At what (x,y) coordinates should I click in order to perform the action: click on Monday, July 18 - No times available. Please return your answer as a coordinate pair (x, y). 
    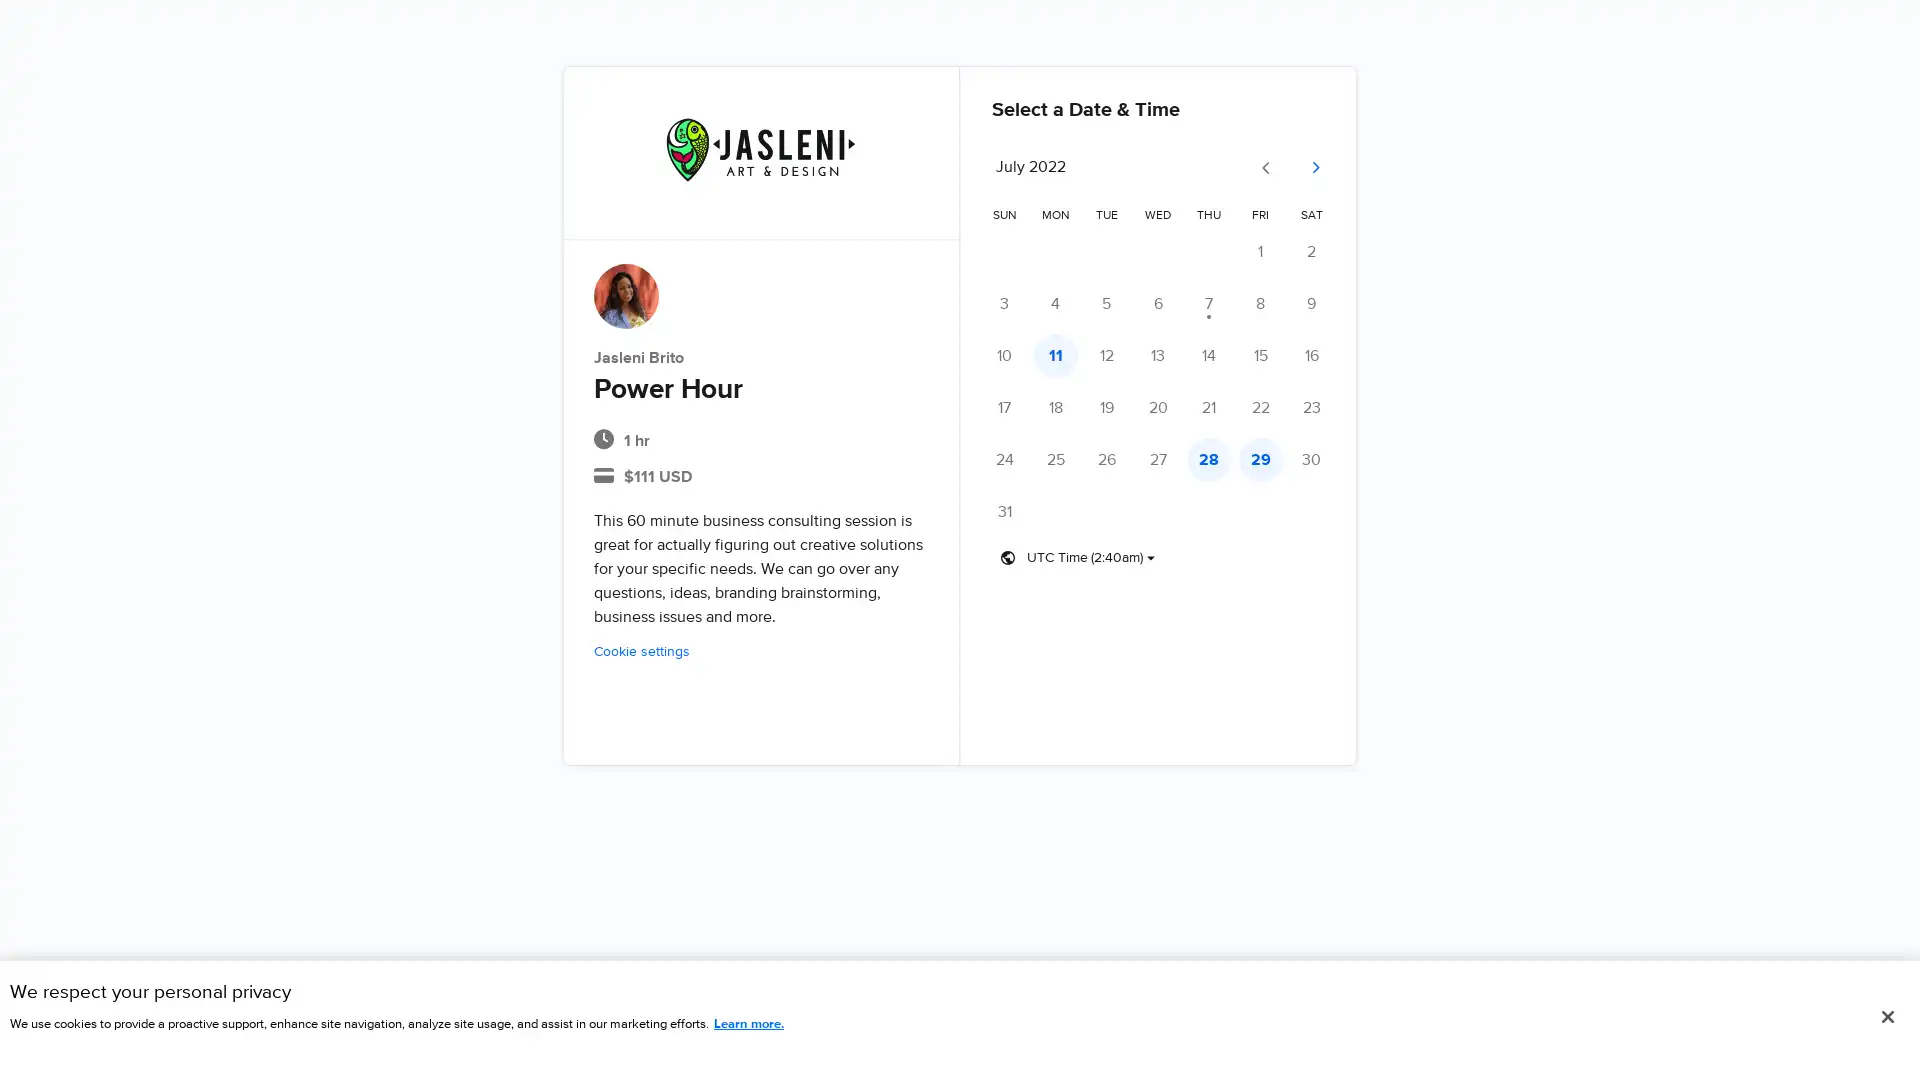
    Looking at the image, I should click on (1055, 407).